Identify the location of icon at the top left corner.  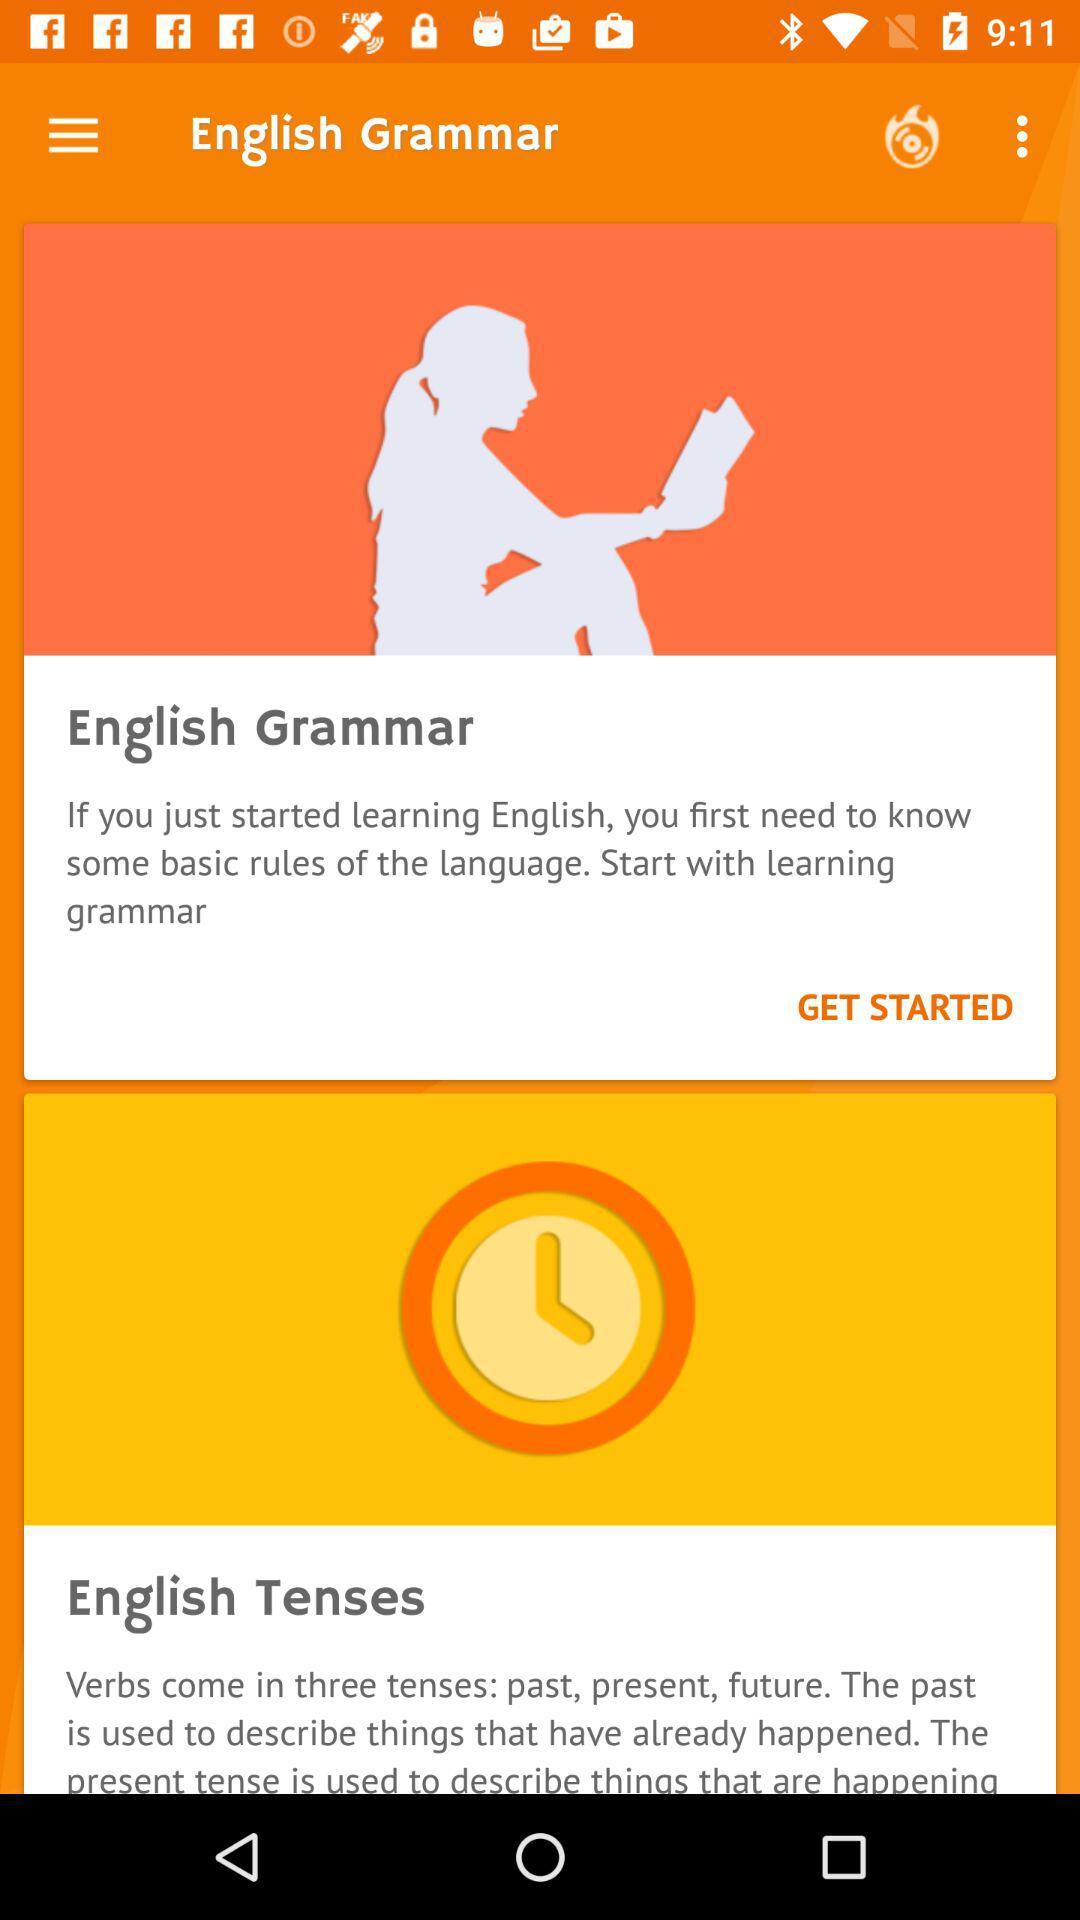
(72, 135).